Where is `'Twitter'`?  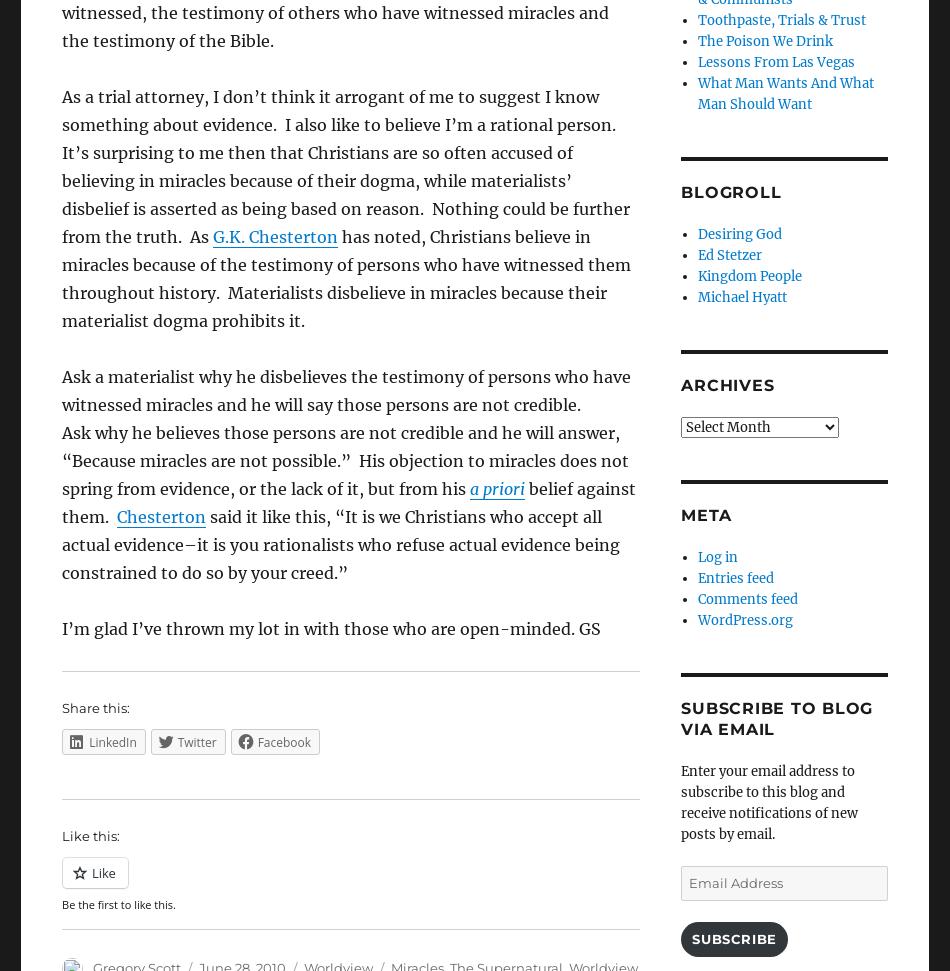
'Twitter' is located at coordinates (196, 741).